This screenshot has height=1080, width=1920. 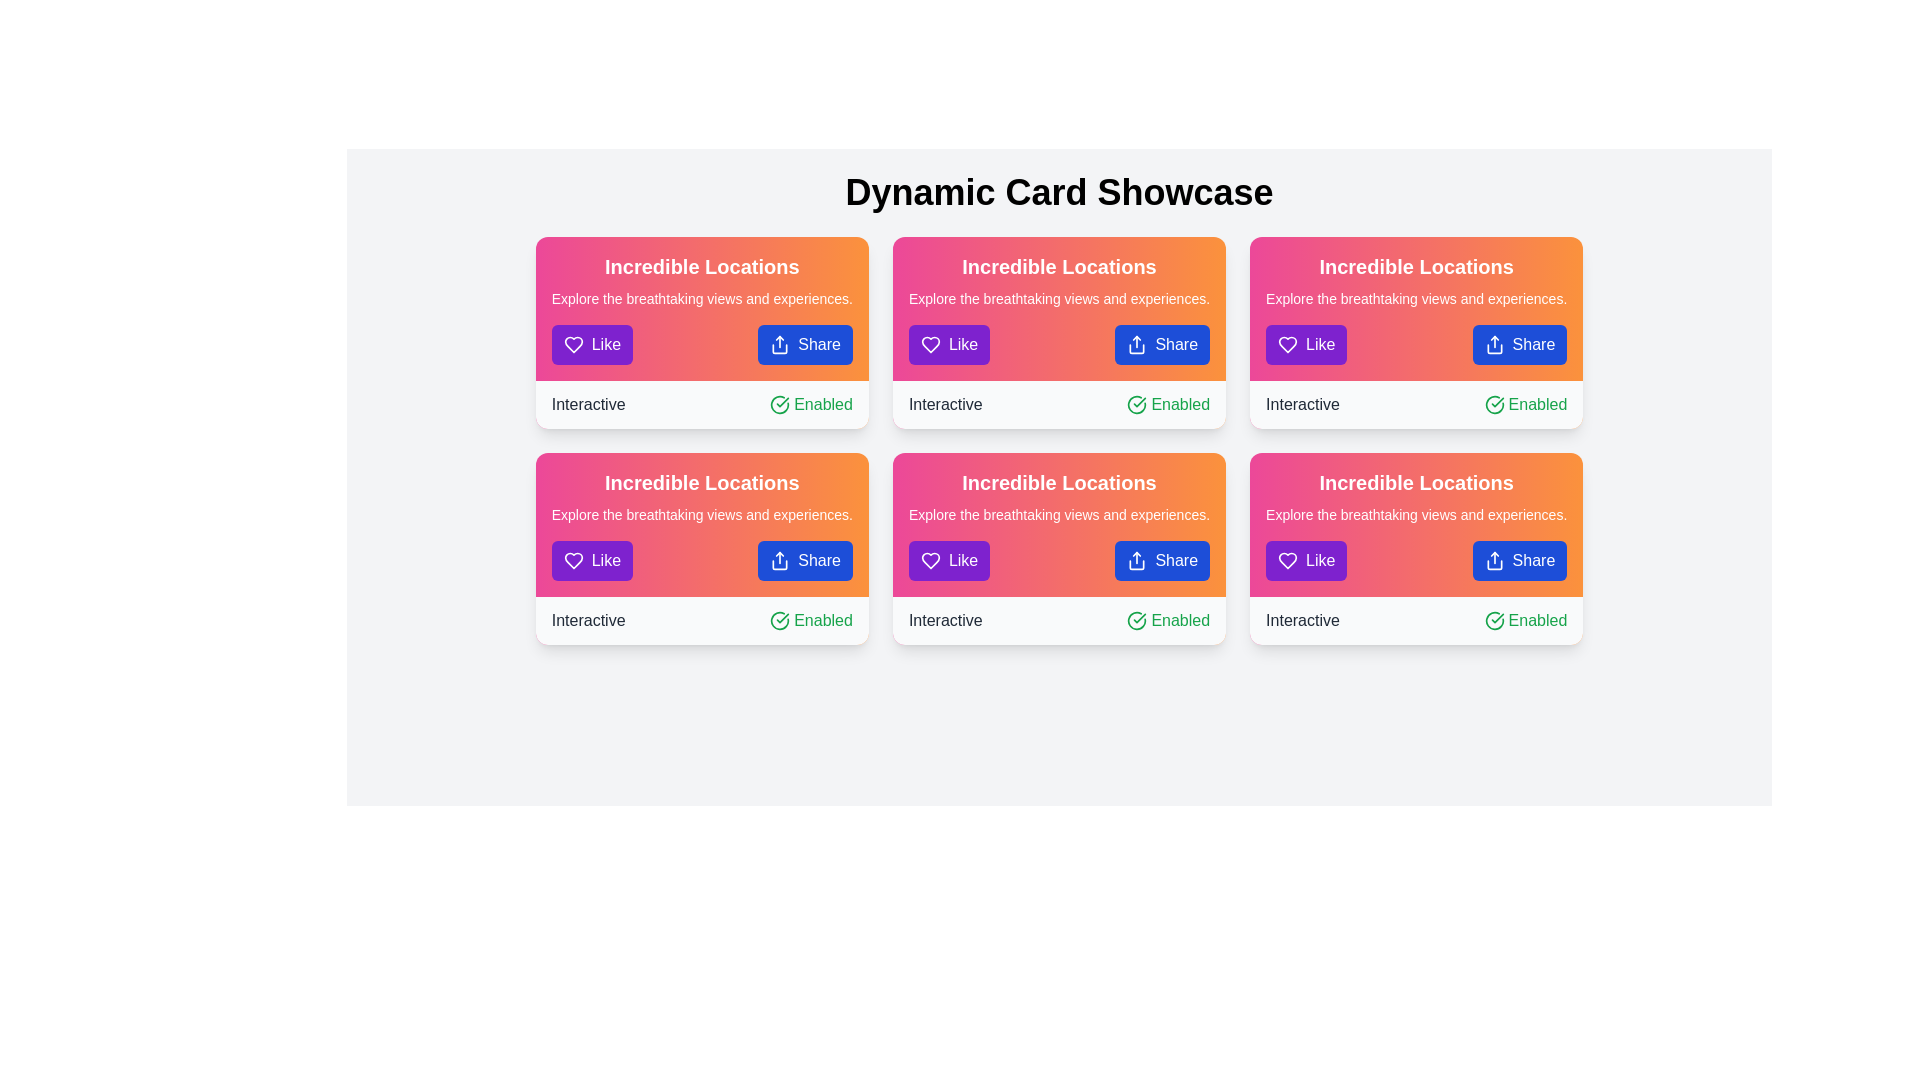 I want to click on the 'Share' button, which is a rectangular blue button with a white 'Share' text and an icon resembling a share symbol, positioned to the right of the 'Like' button at the bottom of a card, so click(x=1162, y=343).